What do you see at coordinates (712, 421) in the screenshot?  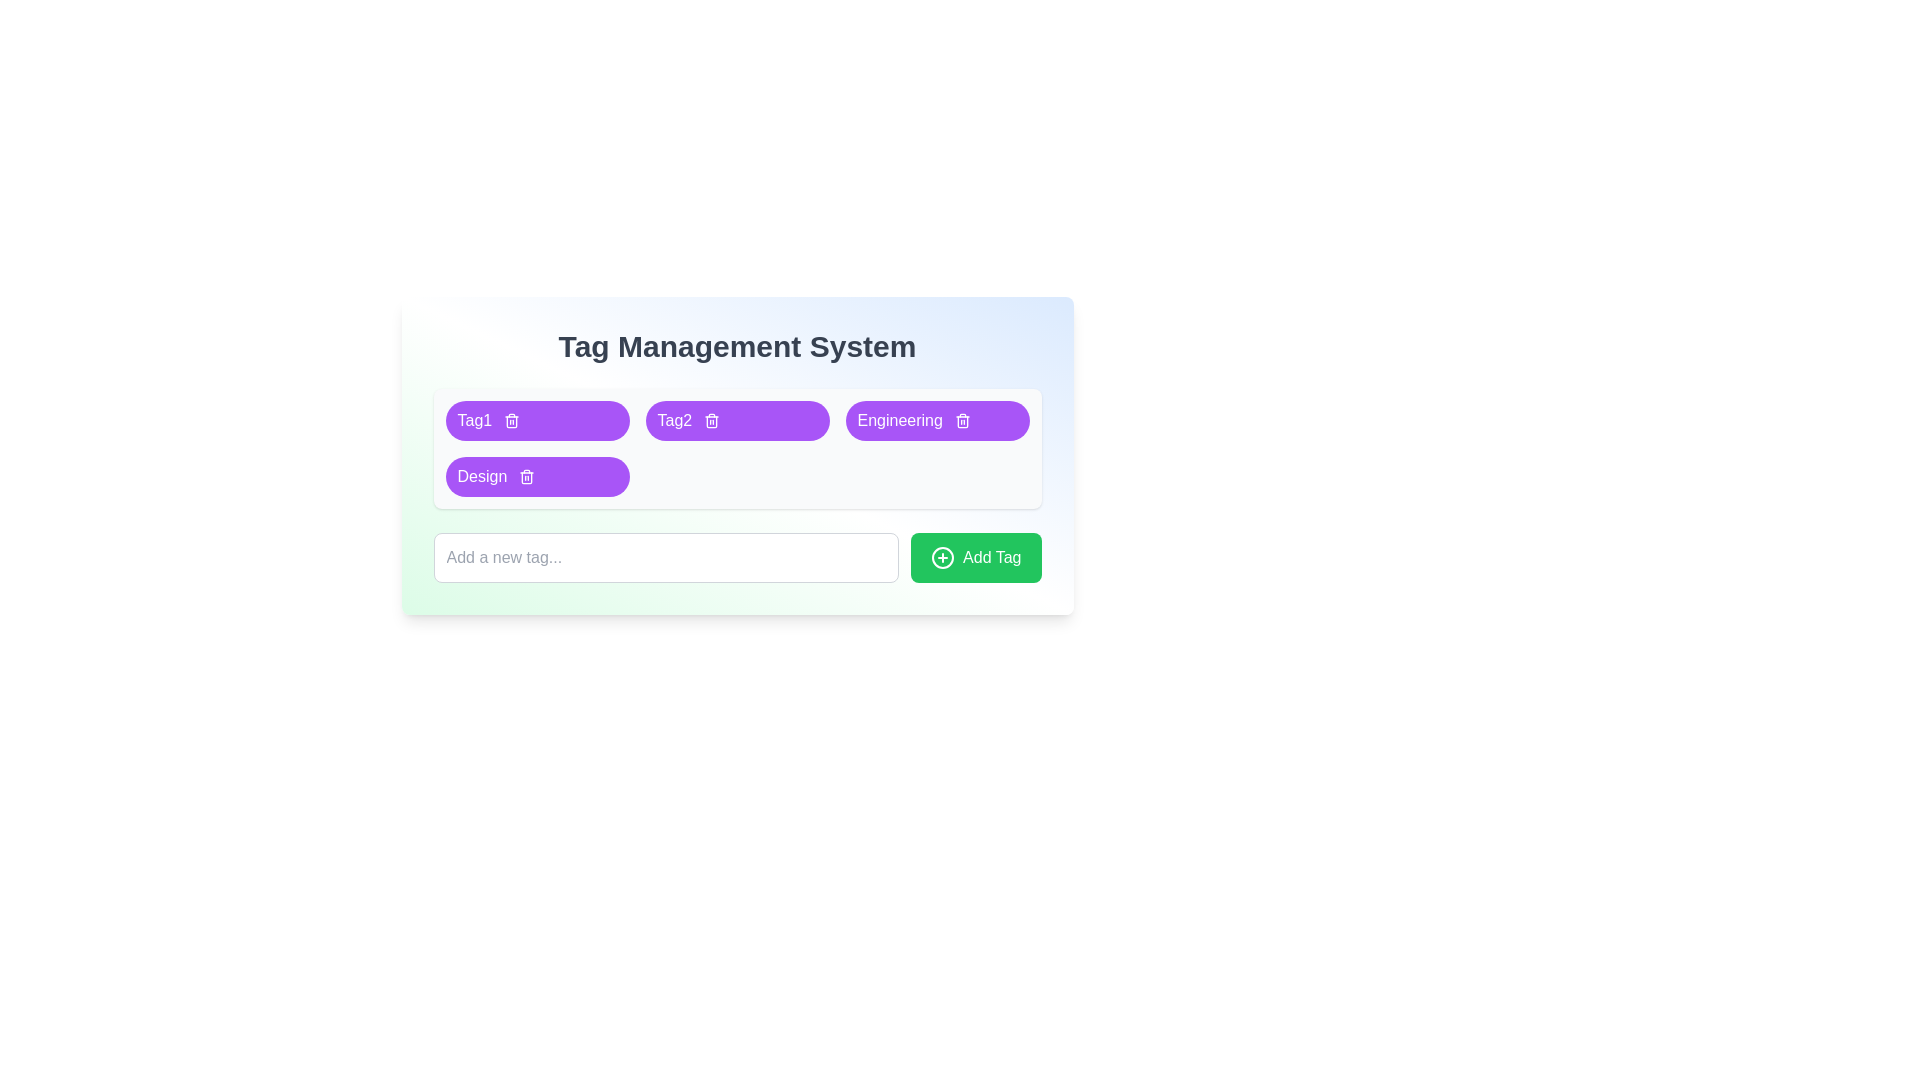 I see `the main rectangular body of the trash bin icon located inside the purple tag labeled 'Tag2', which is positioned between 'Tag1' and 'Engineering'` at bounding box center [712, 421].